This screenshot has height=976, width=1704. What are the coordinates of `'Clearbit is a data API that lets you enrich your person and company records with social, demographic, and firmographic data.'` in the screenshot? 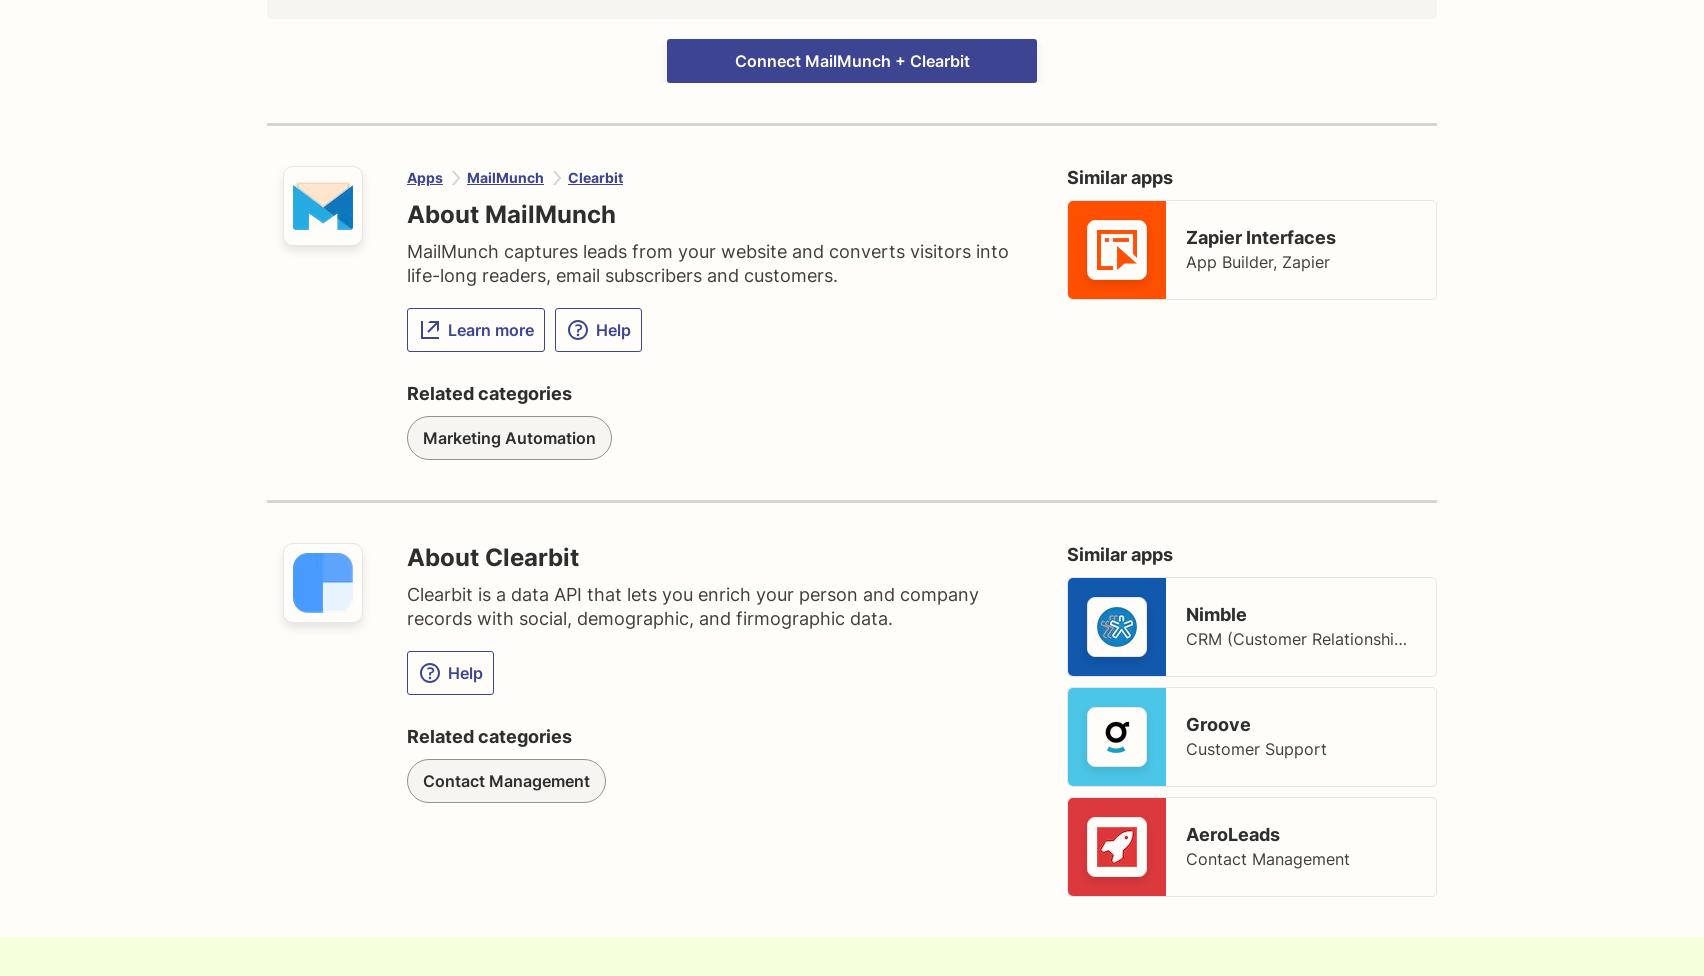 It's located at (692, 606).